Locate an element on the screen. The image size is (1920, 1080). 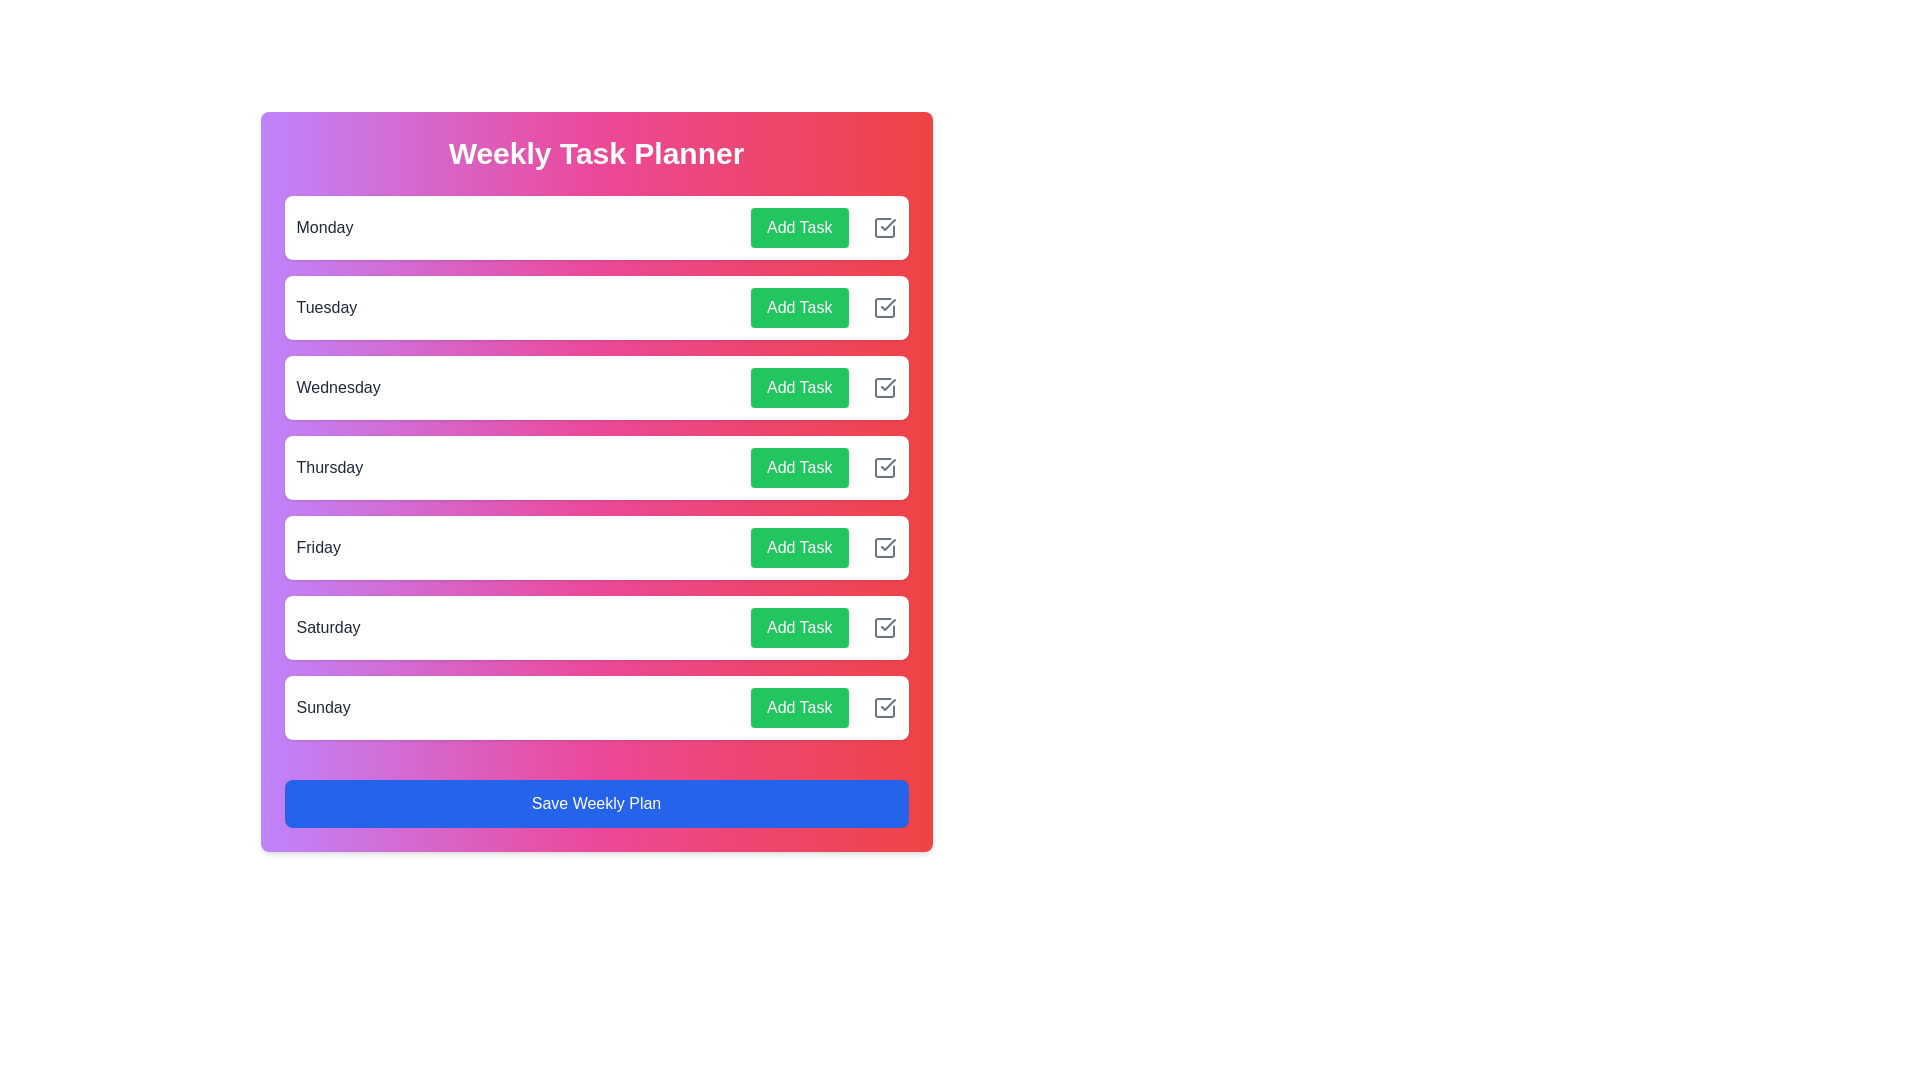
the checkbox icon for Saturday to mark the task as completed is located at coordinates (883, 627).